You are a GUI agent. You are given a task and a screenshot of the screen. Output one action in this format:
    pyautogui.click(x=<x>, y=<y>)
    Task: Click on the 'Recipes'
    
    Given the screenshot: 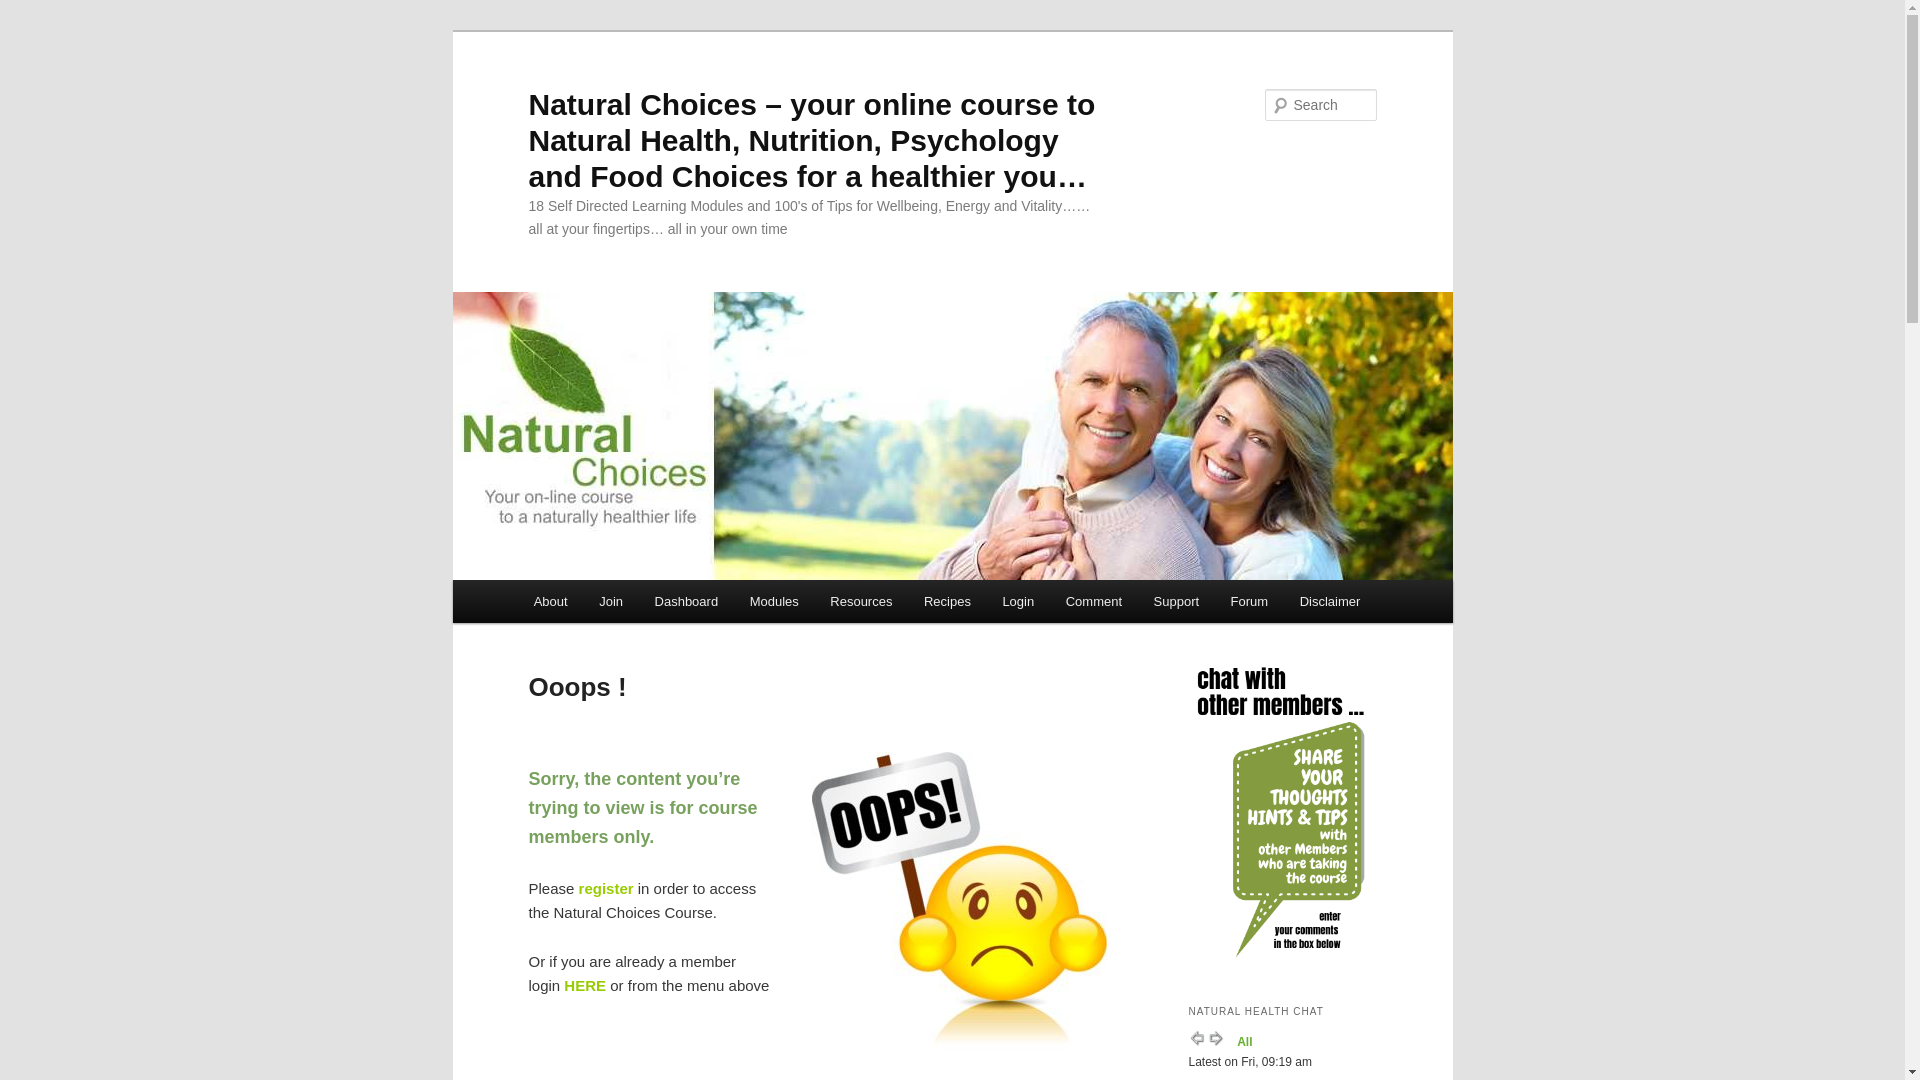 What is the action you would take?
    pyautogui.click(x=945, y=600)
    